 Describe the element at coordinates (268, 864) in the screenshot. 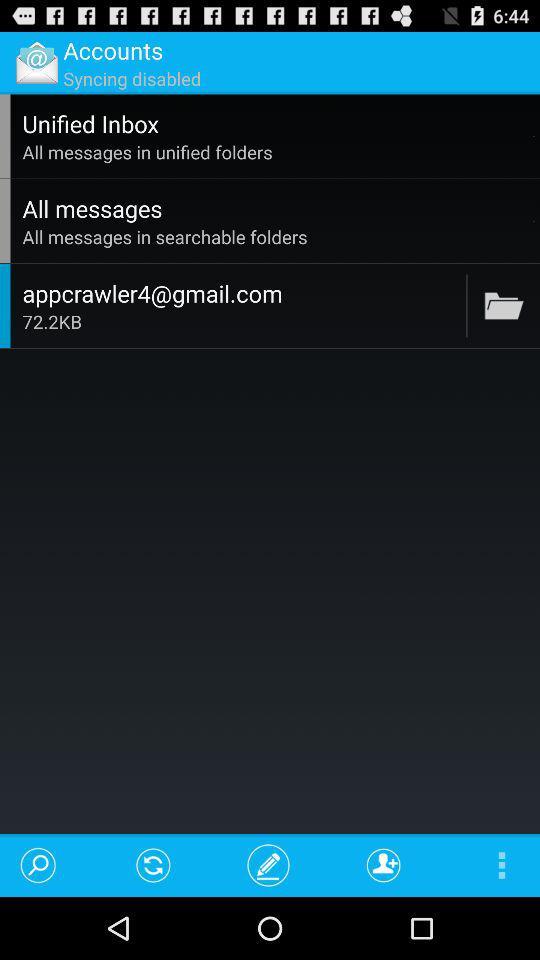

I see `item at the bottom` at that location.